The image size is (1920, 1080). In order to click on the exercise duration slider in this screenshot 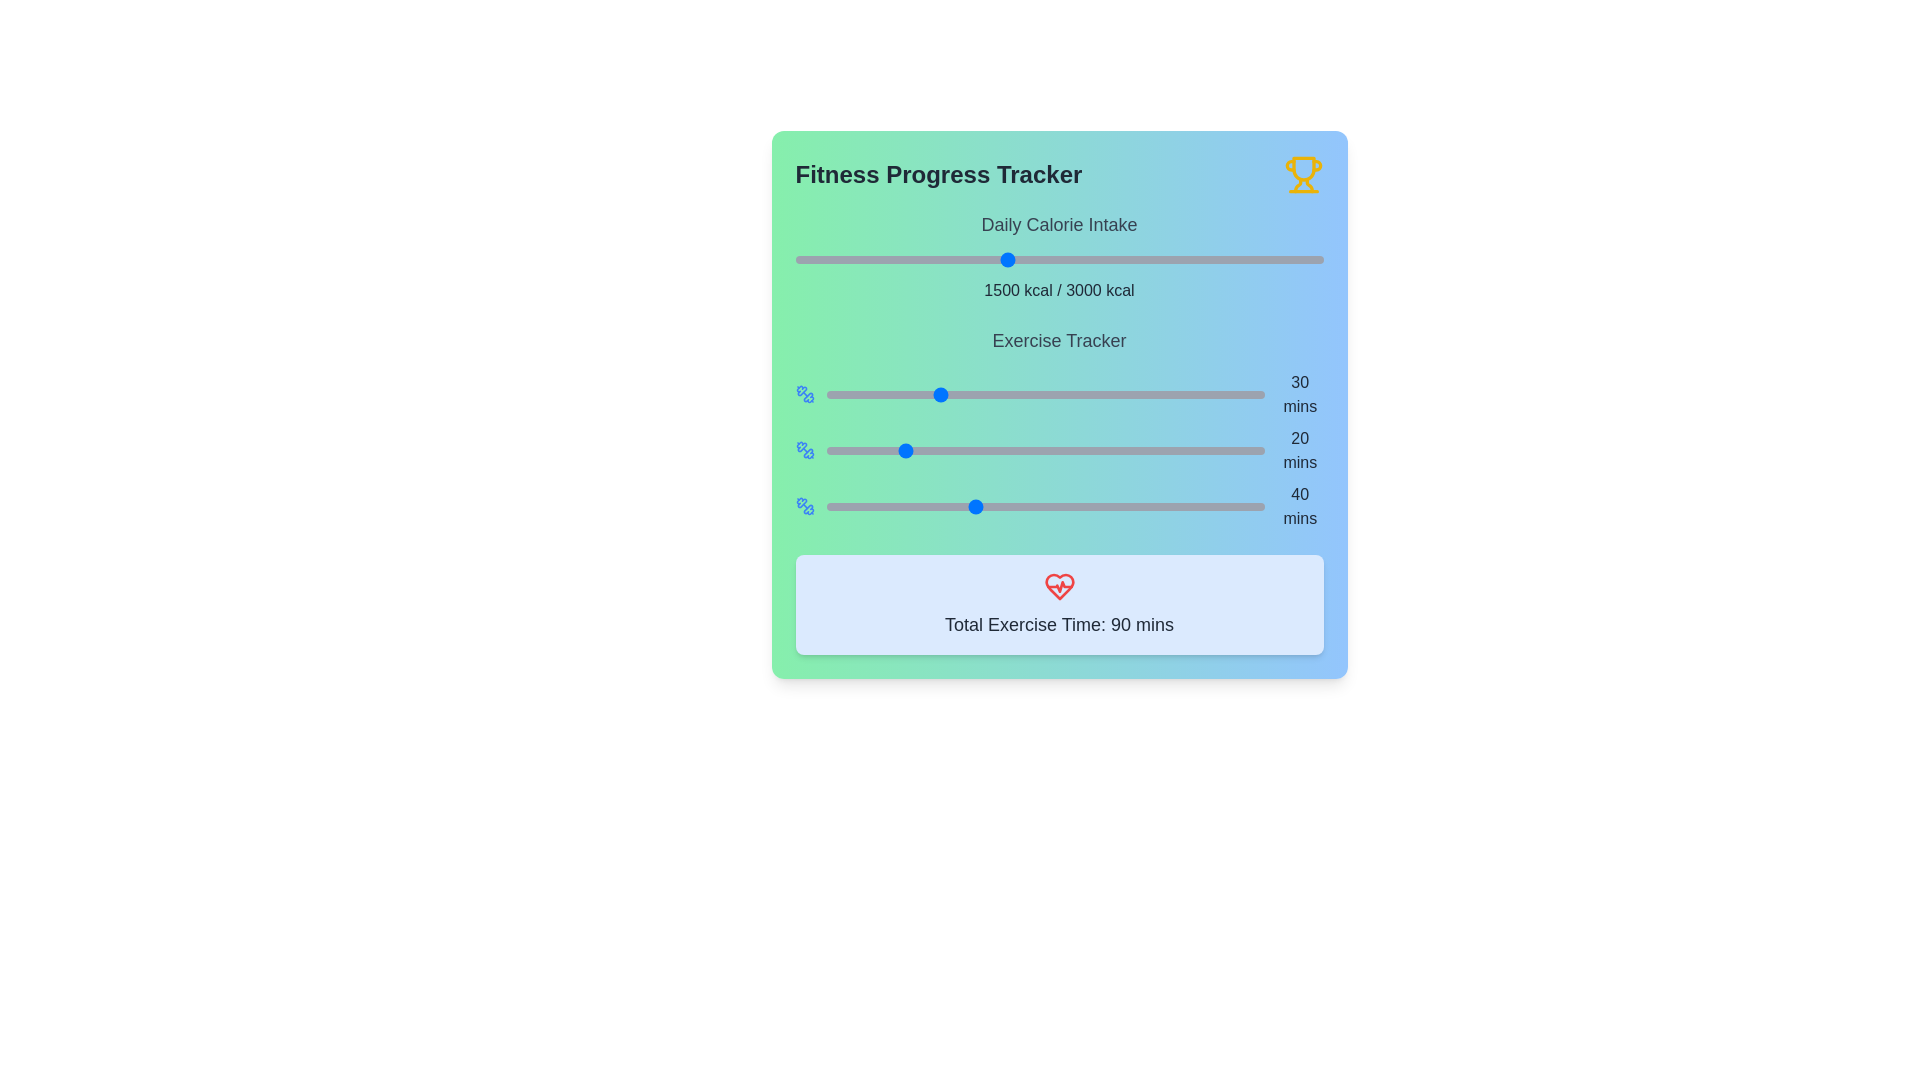, I will do `click(1024, 451)`.